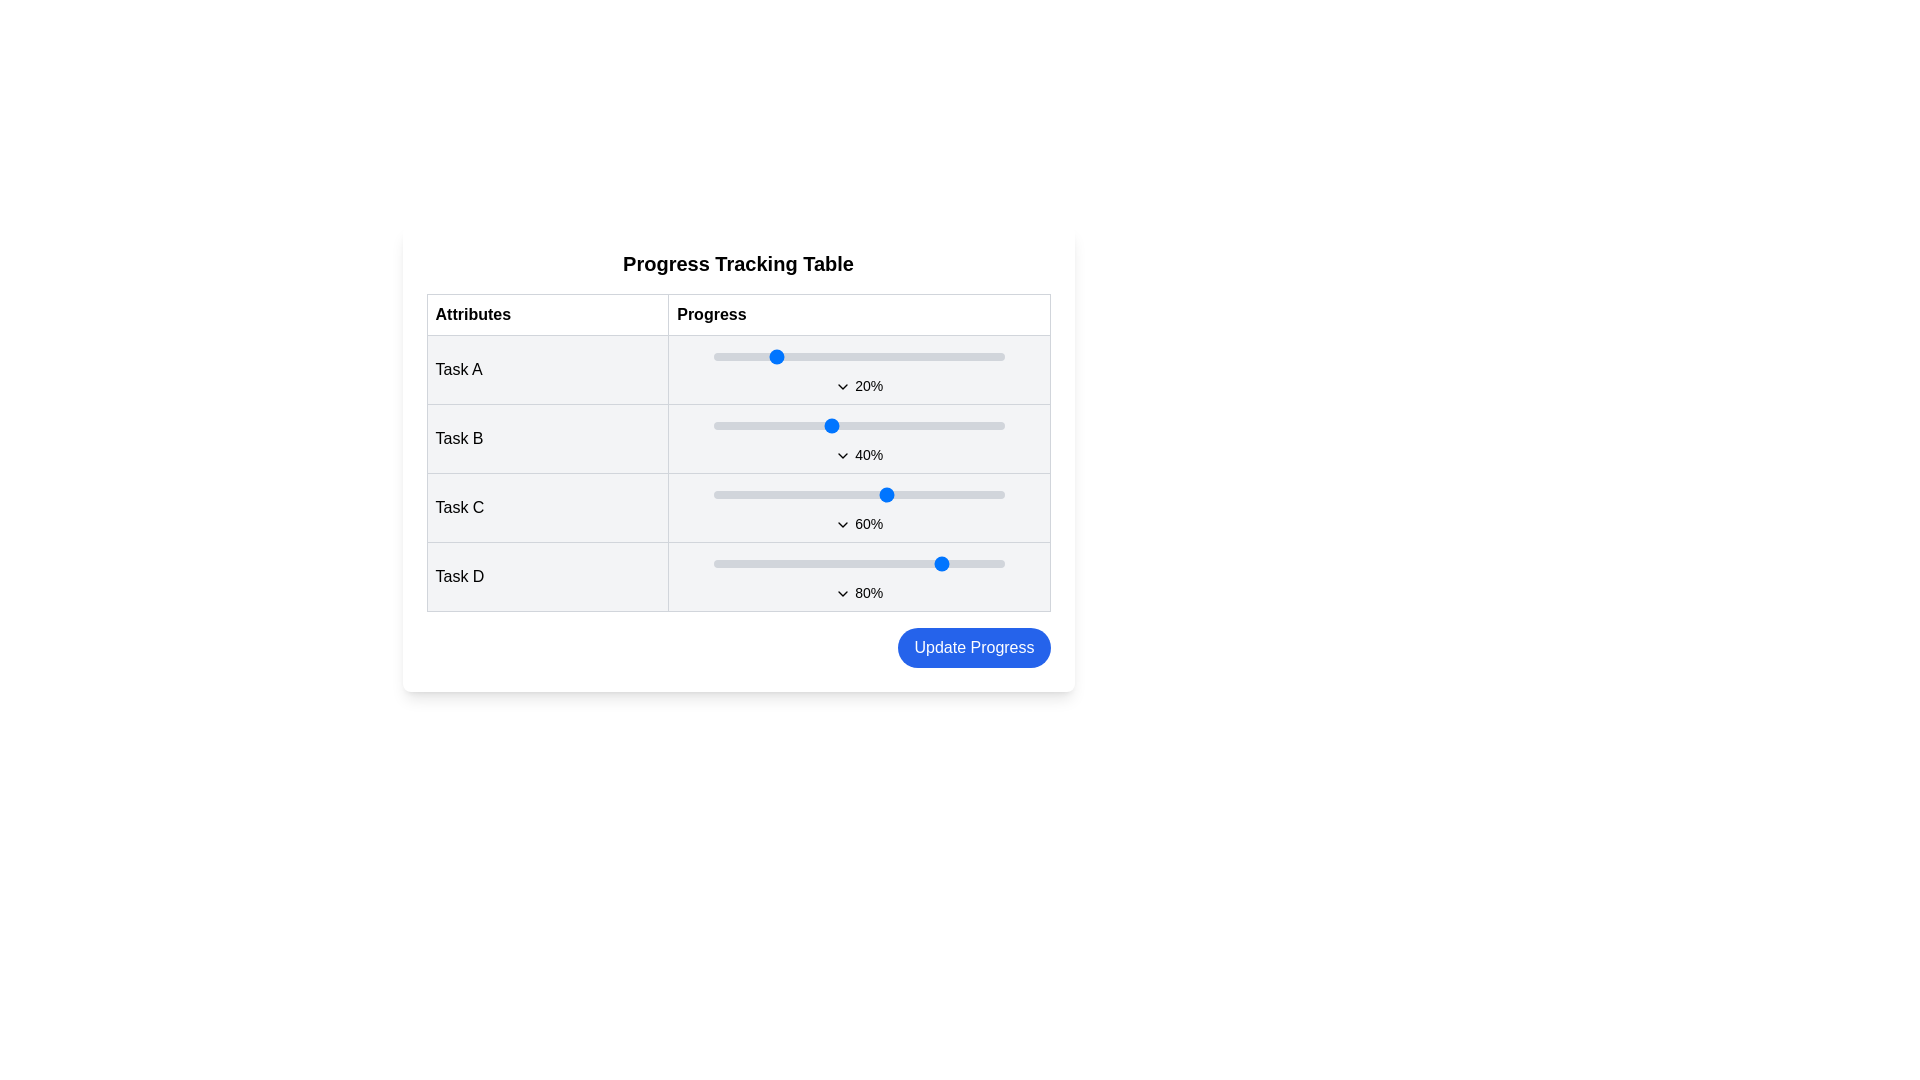 This screenshot has height=1080, width=1920. Describe the element at coordinates (901, 356) in the screenshot. I see `progress value` at that location.